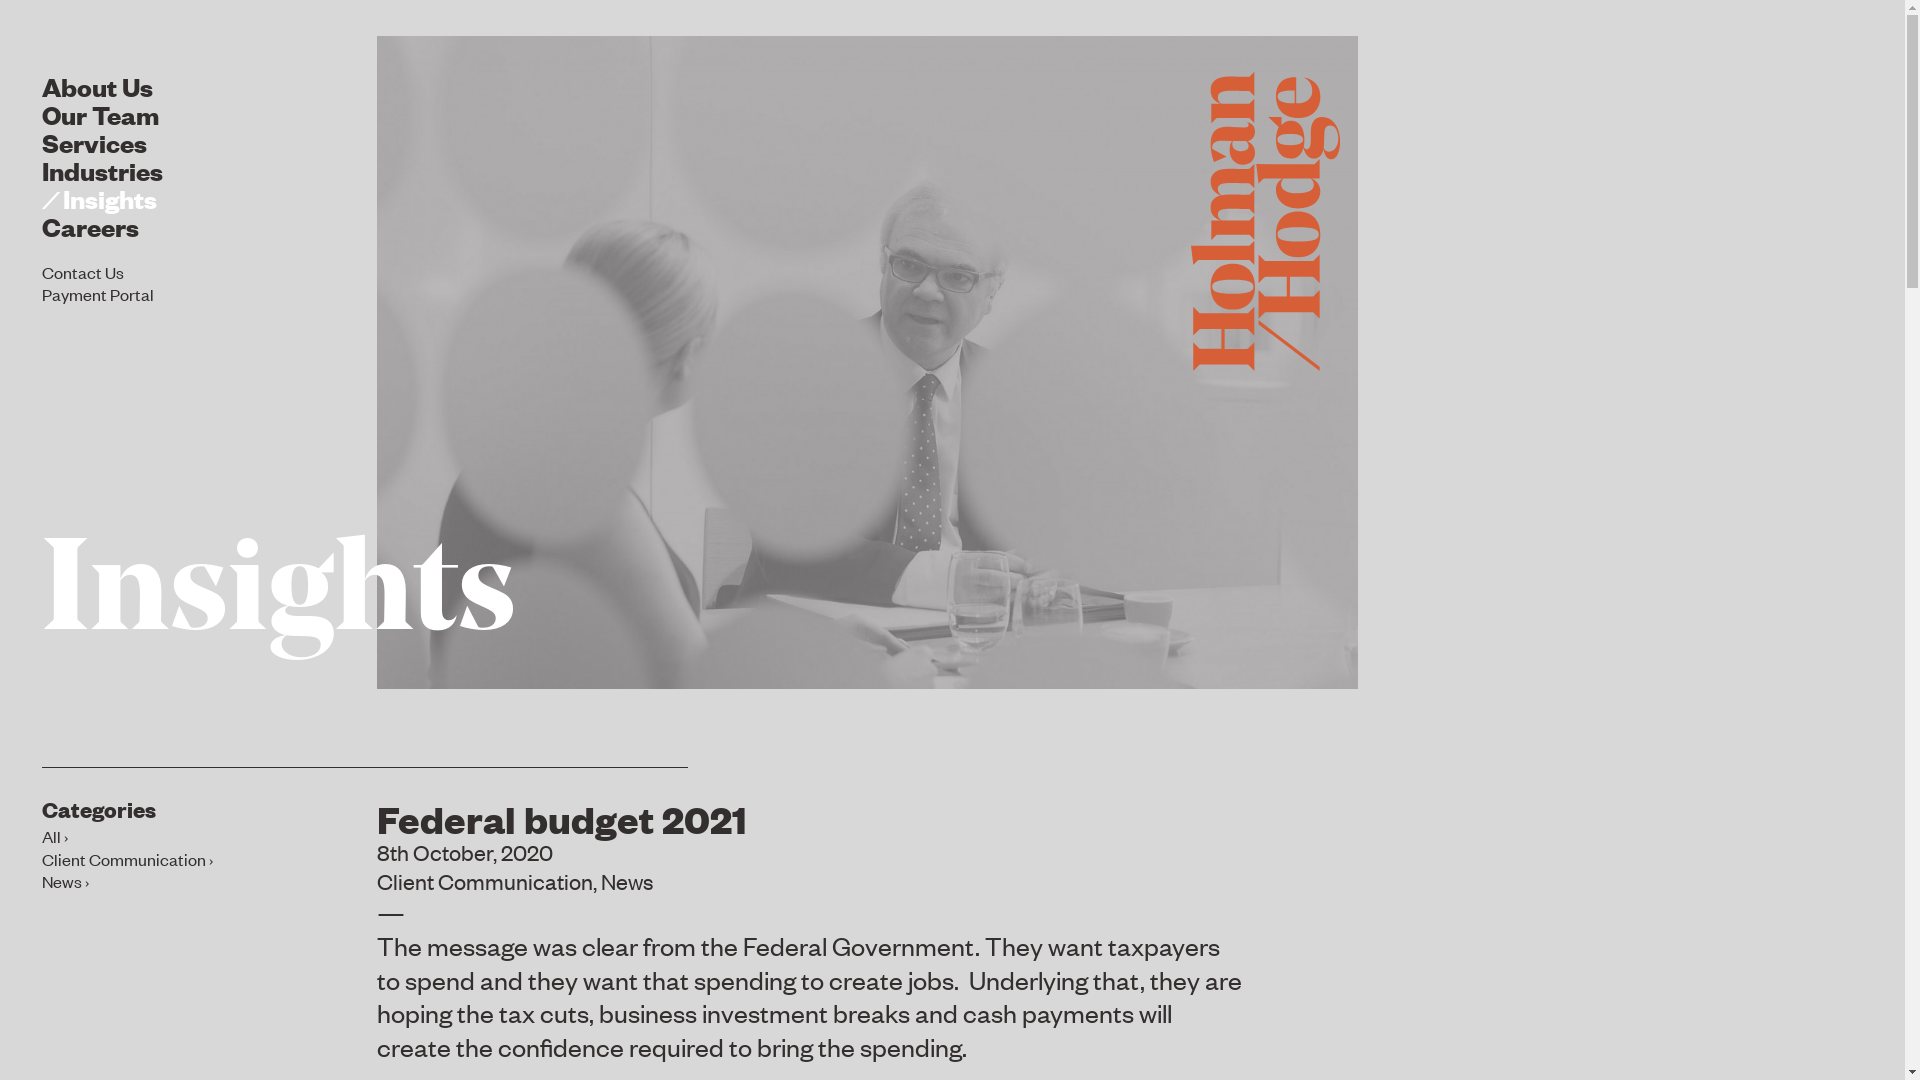 This screenshot has width=1920, height=1080. Describe the element at coordinates (42, 293) in the screenshot. I see `'Payment Portal'` at that location.